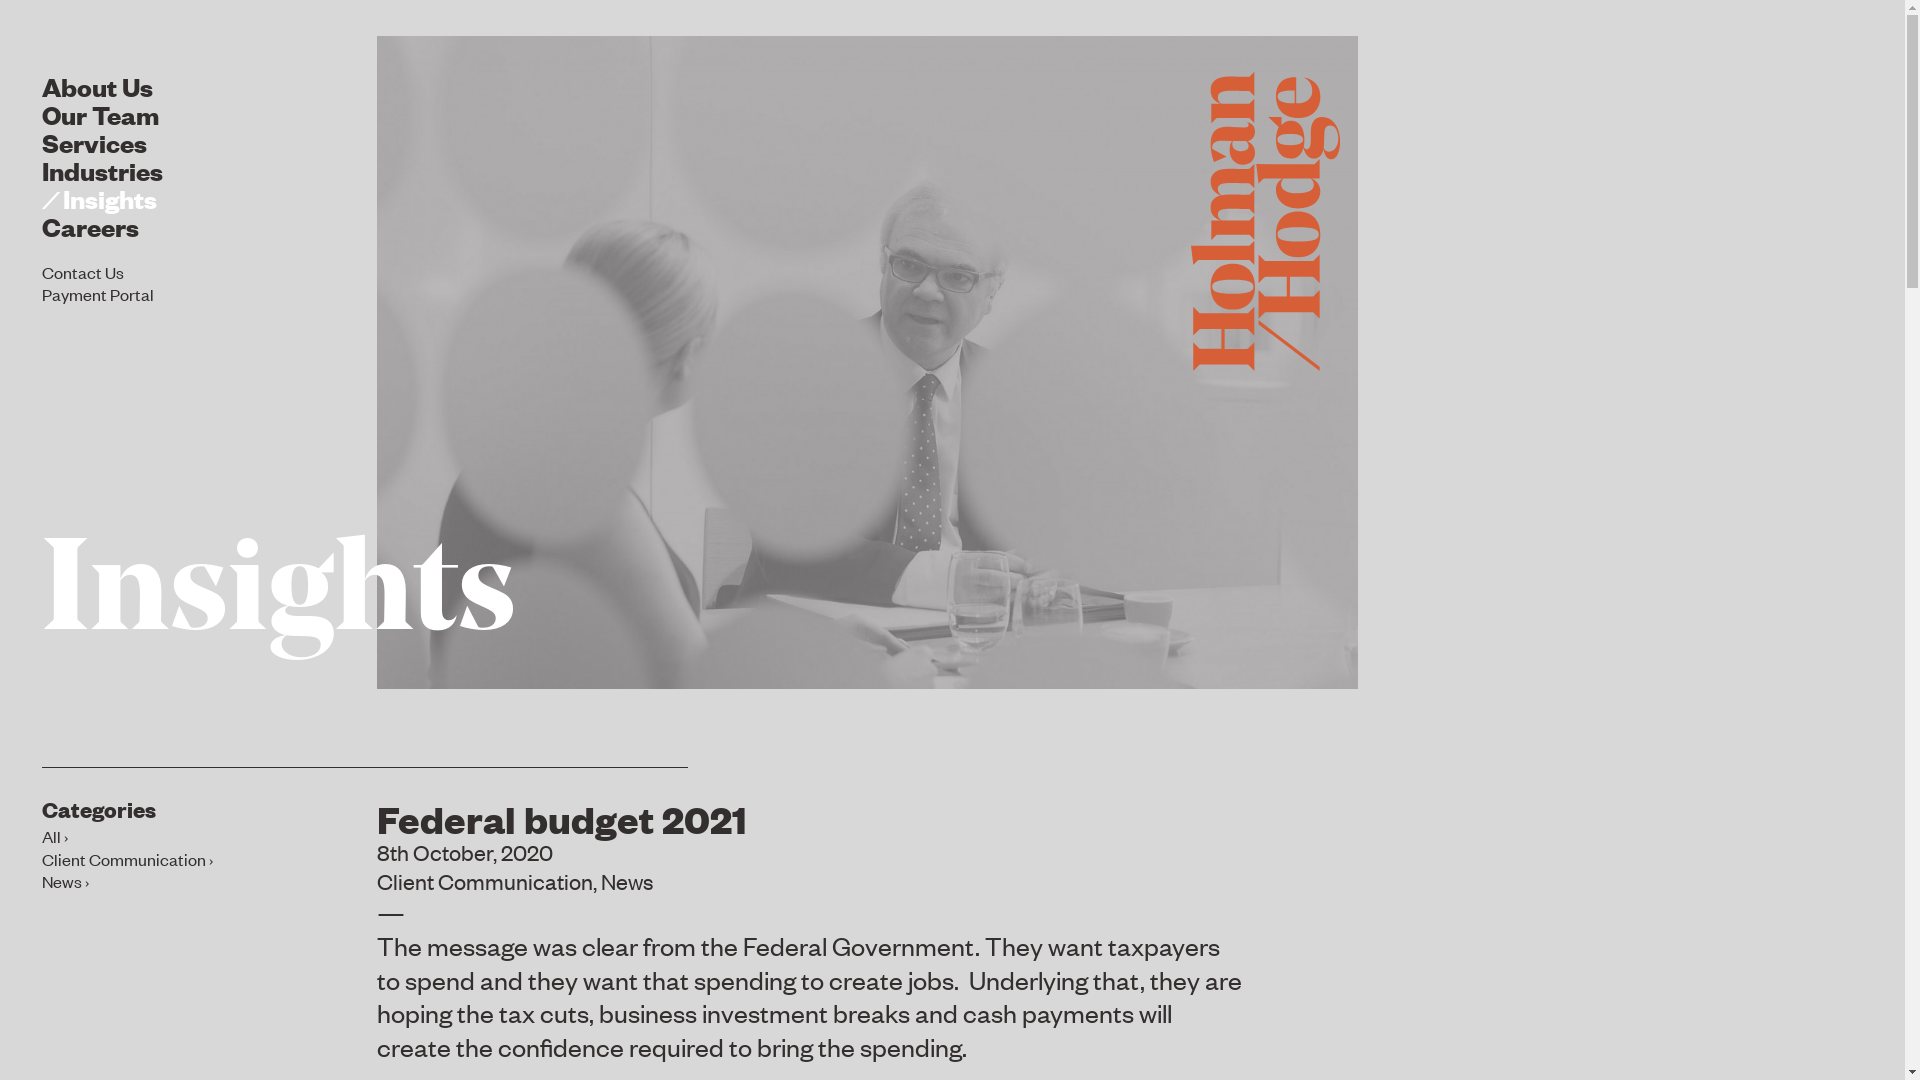 This screenshot has width=1920, height=1080. Describe the element at coordinates (42, 293) in the screenshot. I see `'Payment Portal'` at that location.